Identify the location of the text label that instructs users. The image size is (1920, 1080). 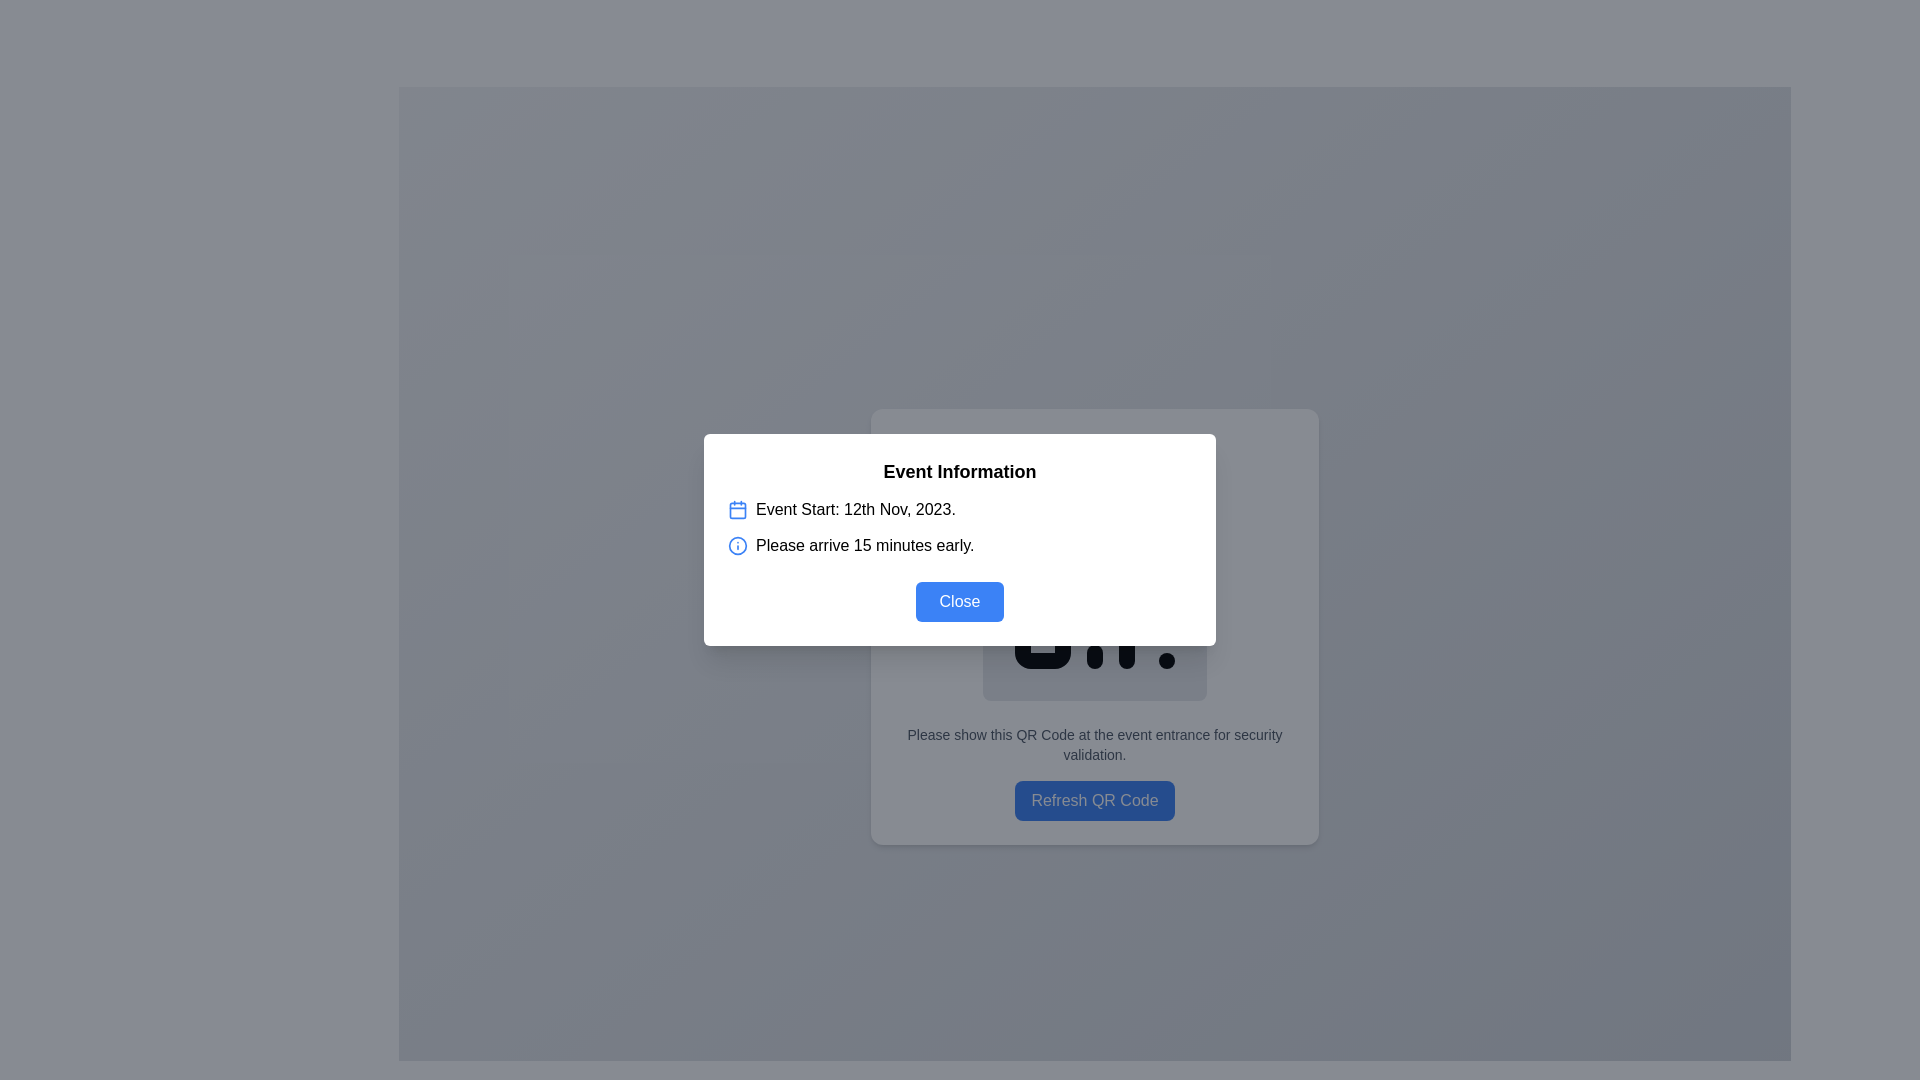
(1093, 744).